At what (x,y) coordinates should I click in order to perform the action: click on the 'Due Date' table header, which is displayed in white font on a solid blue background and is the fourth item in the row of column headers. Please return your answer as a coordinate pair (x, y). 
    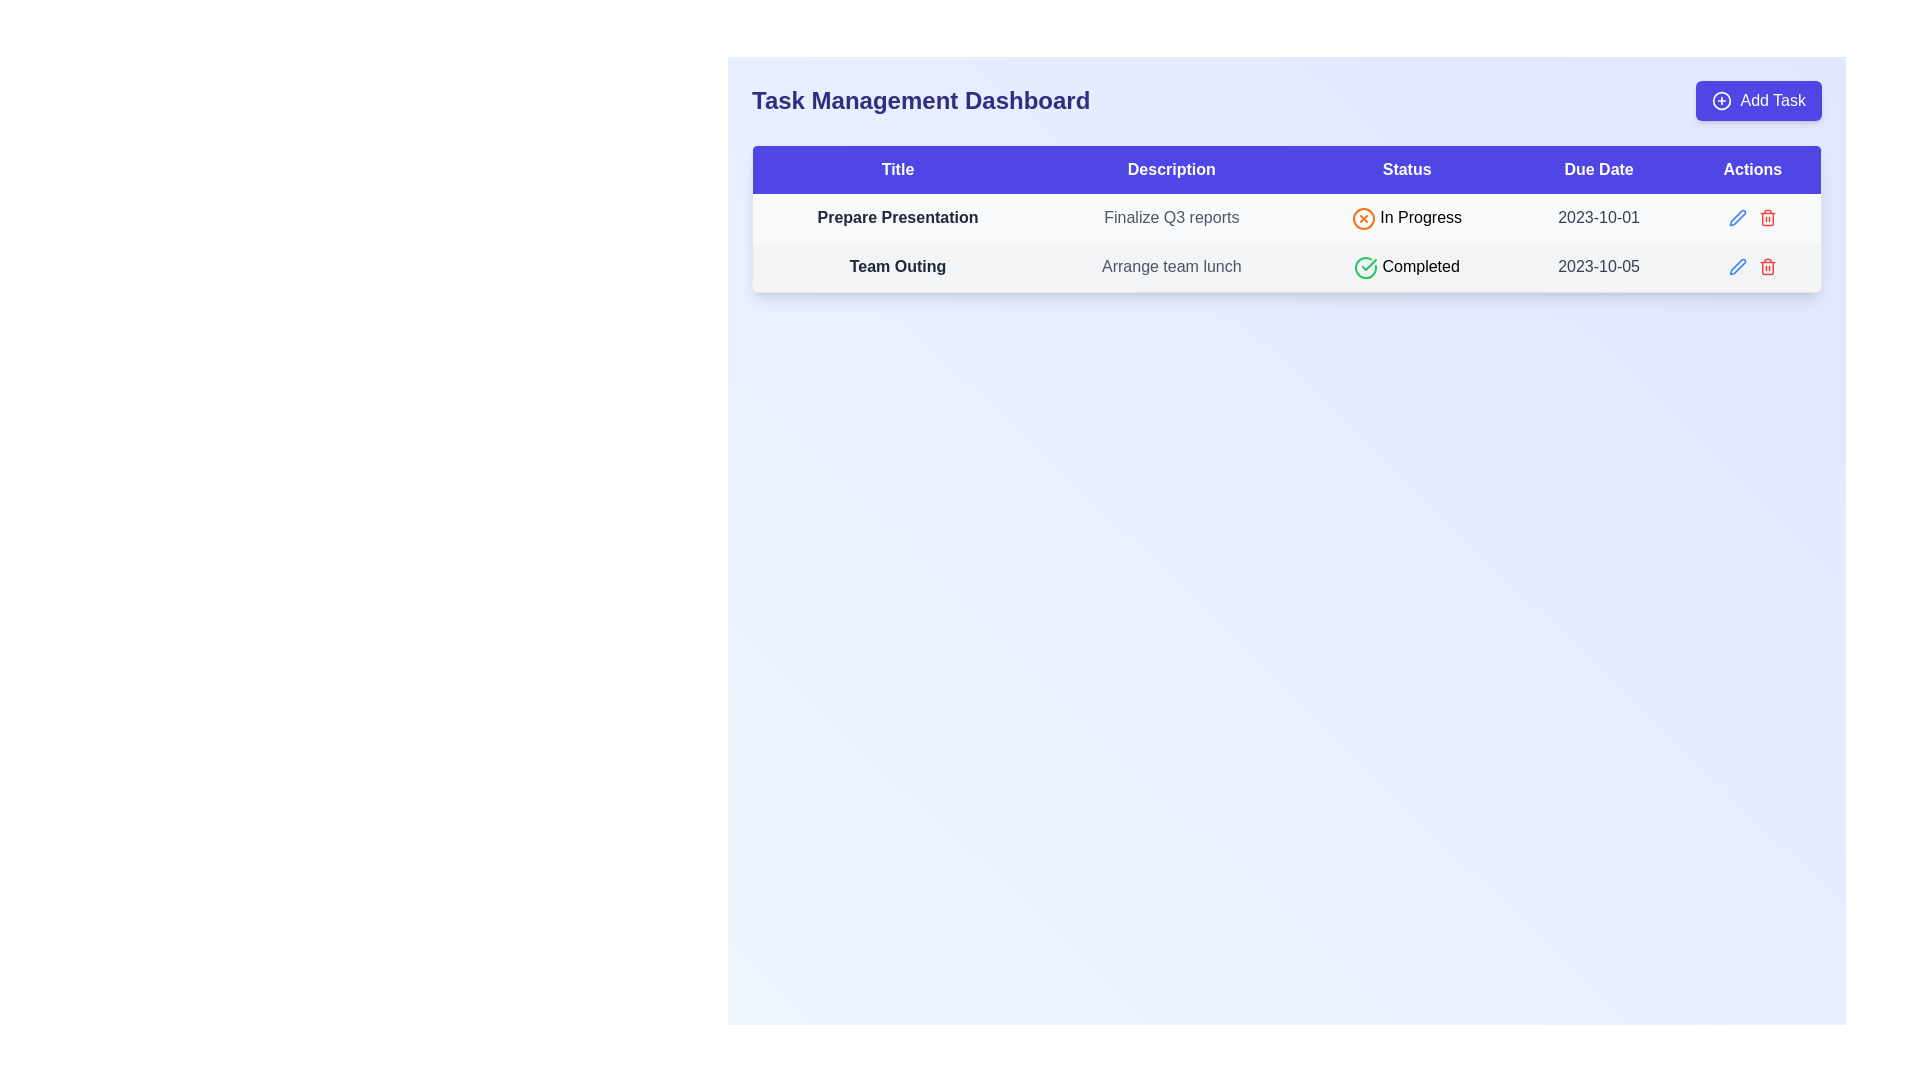
    Looking at the image, I should click on (1598, 168).